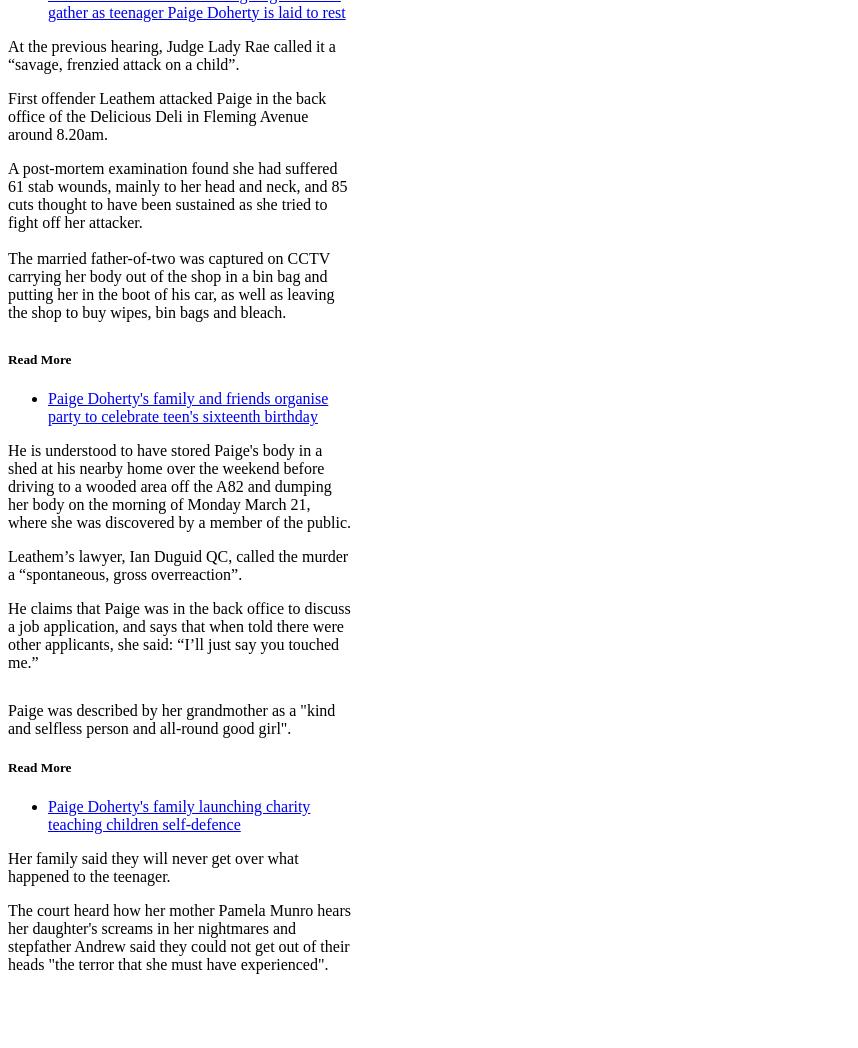 This screenshot has width=858, height=1048. What do you see at coordinates (178, 814) in the screenshot?
I see `'Paige Doherty's family launching charity teaching children self-defence'` at bounding box center [178, 814].